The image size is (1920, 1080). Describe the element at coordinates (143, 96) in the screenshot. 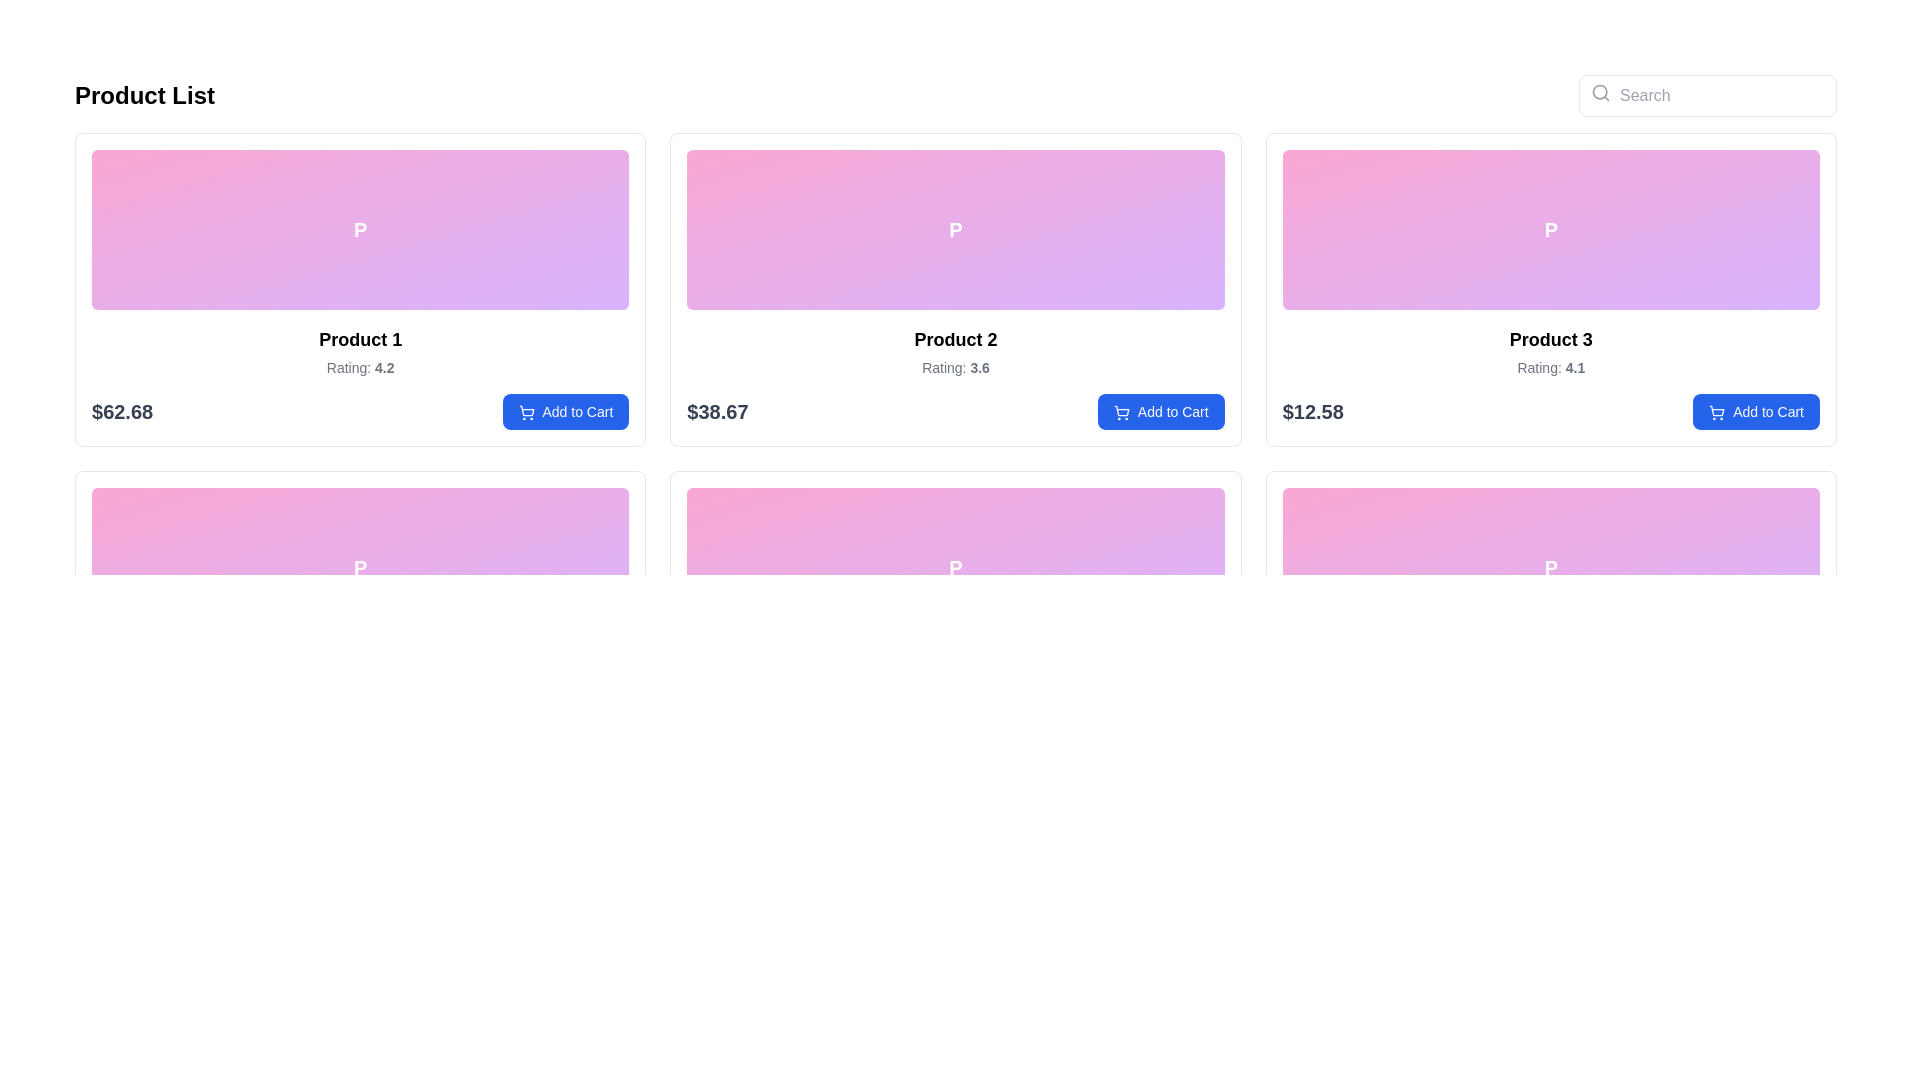

I see `the heading indicating the list of products, located at the top-left corner of the interface` at that location.